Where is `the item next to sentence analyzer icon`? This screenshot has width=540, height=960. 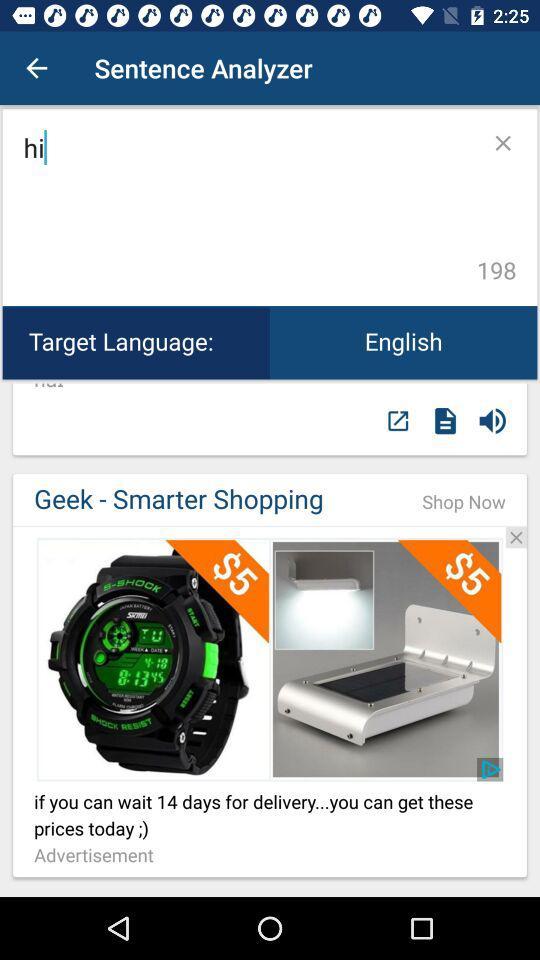 the item next to sentence analyzer icon is located at coordinates (36, 68).